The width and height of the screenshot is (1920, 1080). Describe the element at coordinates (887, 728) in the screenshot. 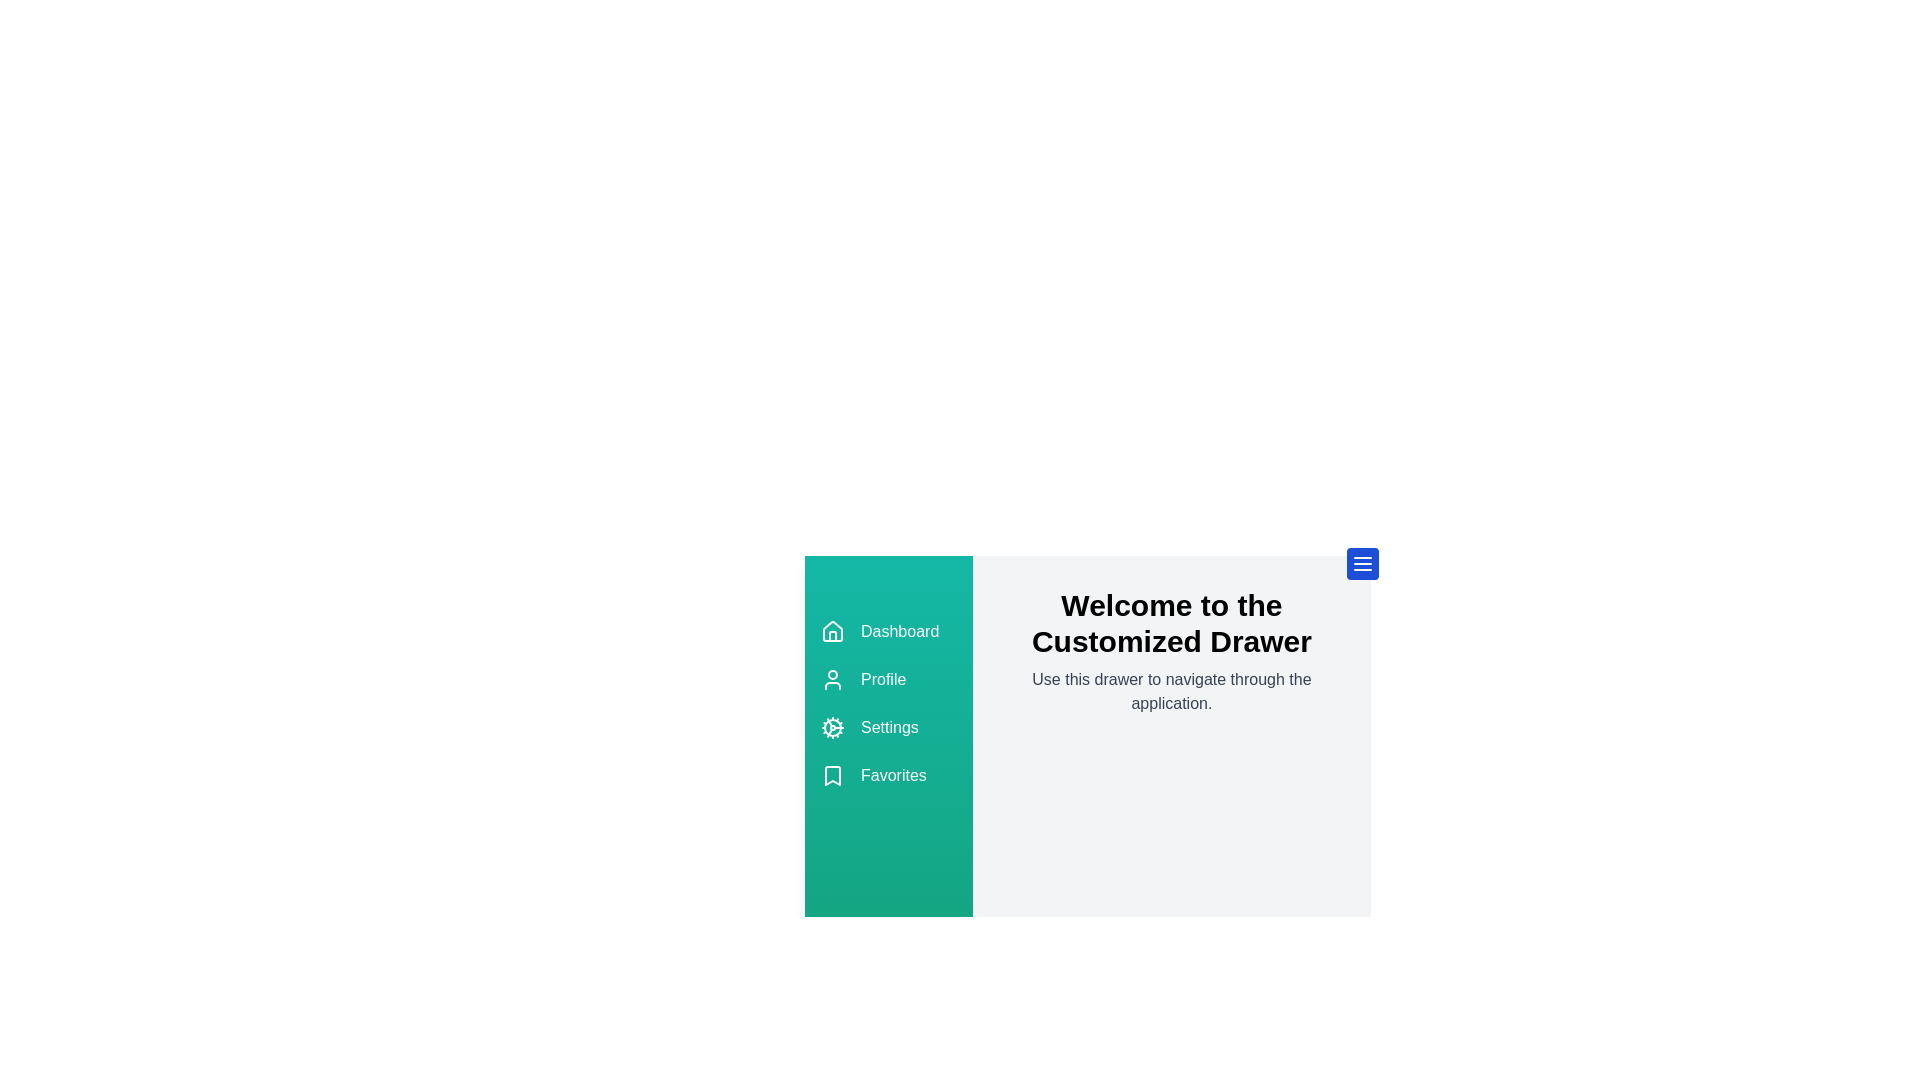

I see `the 'Settings' menu item in the drawer` at that location.